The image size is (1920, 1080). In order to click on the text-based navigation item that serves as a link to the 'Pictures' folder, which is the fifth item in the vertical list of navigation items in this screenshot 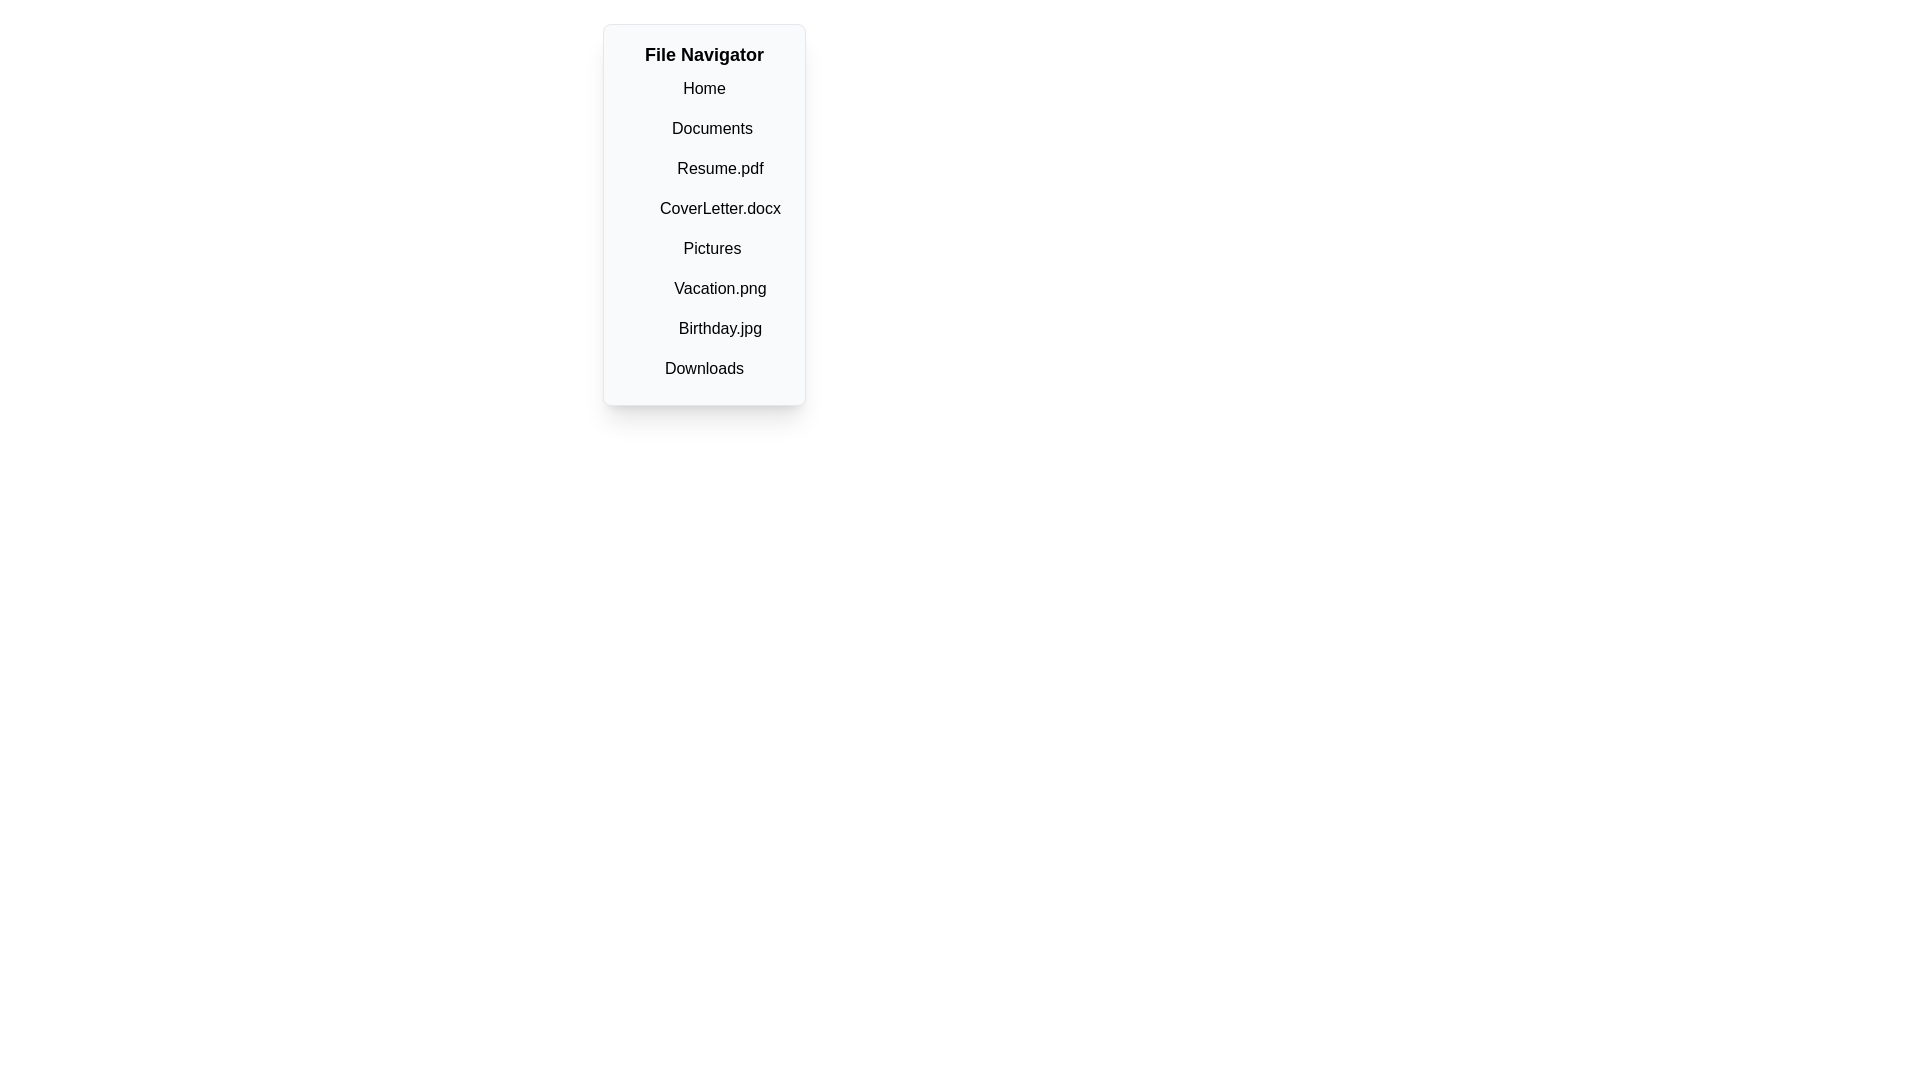, I will do `click(712, 248)`.